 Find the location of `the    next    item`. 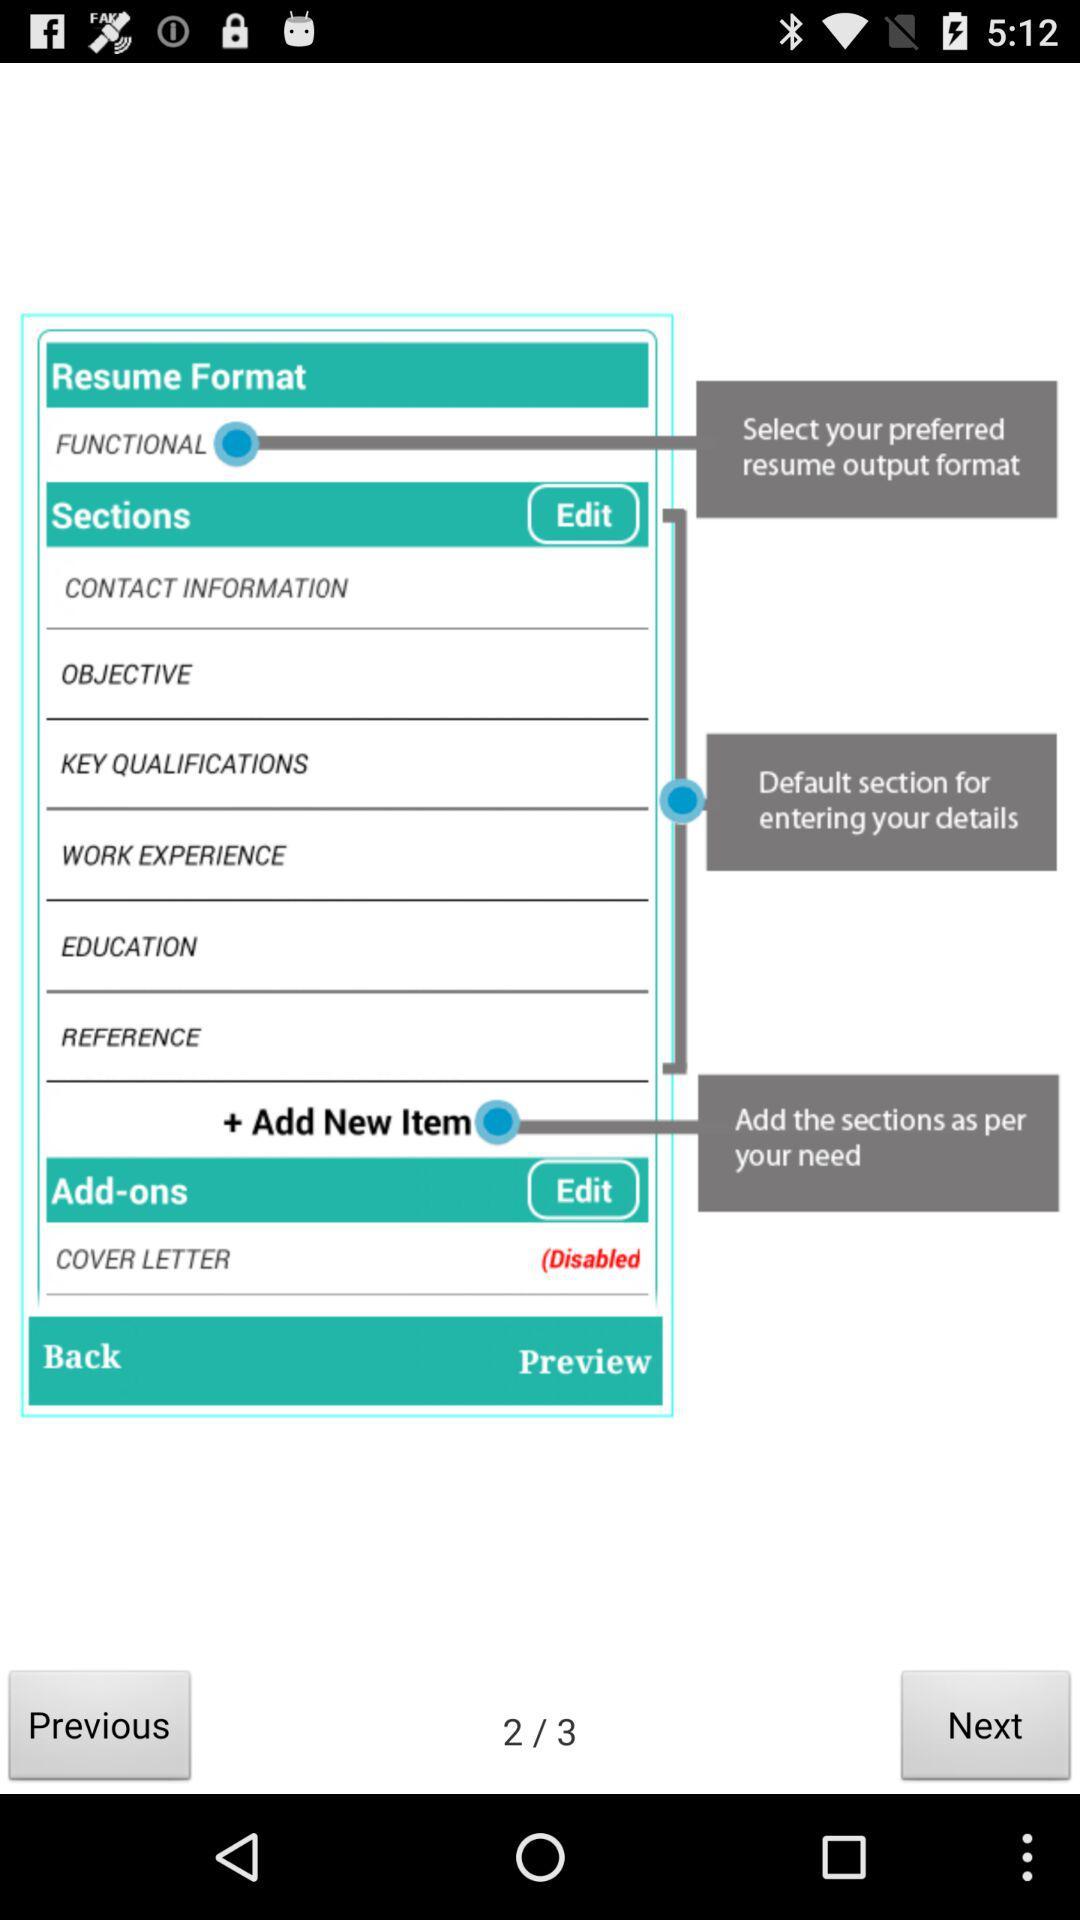

the    next    item is located at coordinates (985, 1730).